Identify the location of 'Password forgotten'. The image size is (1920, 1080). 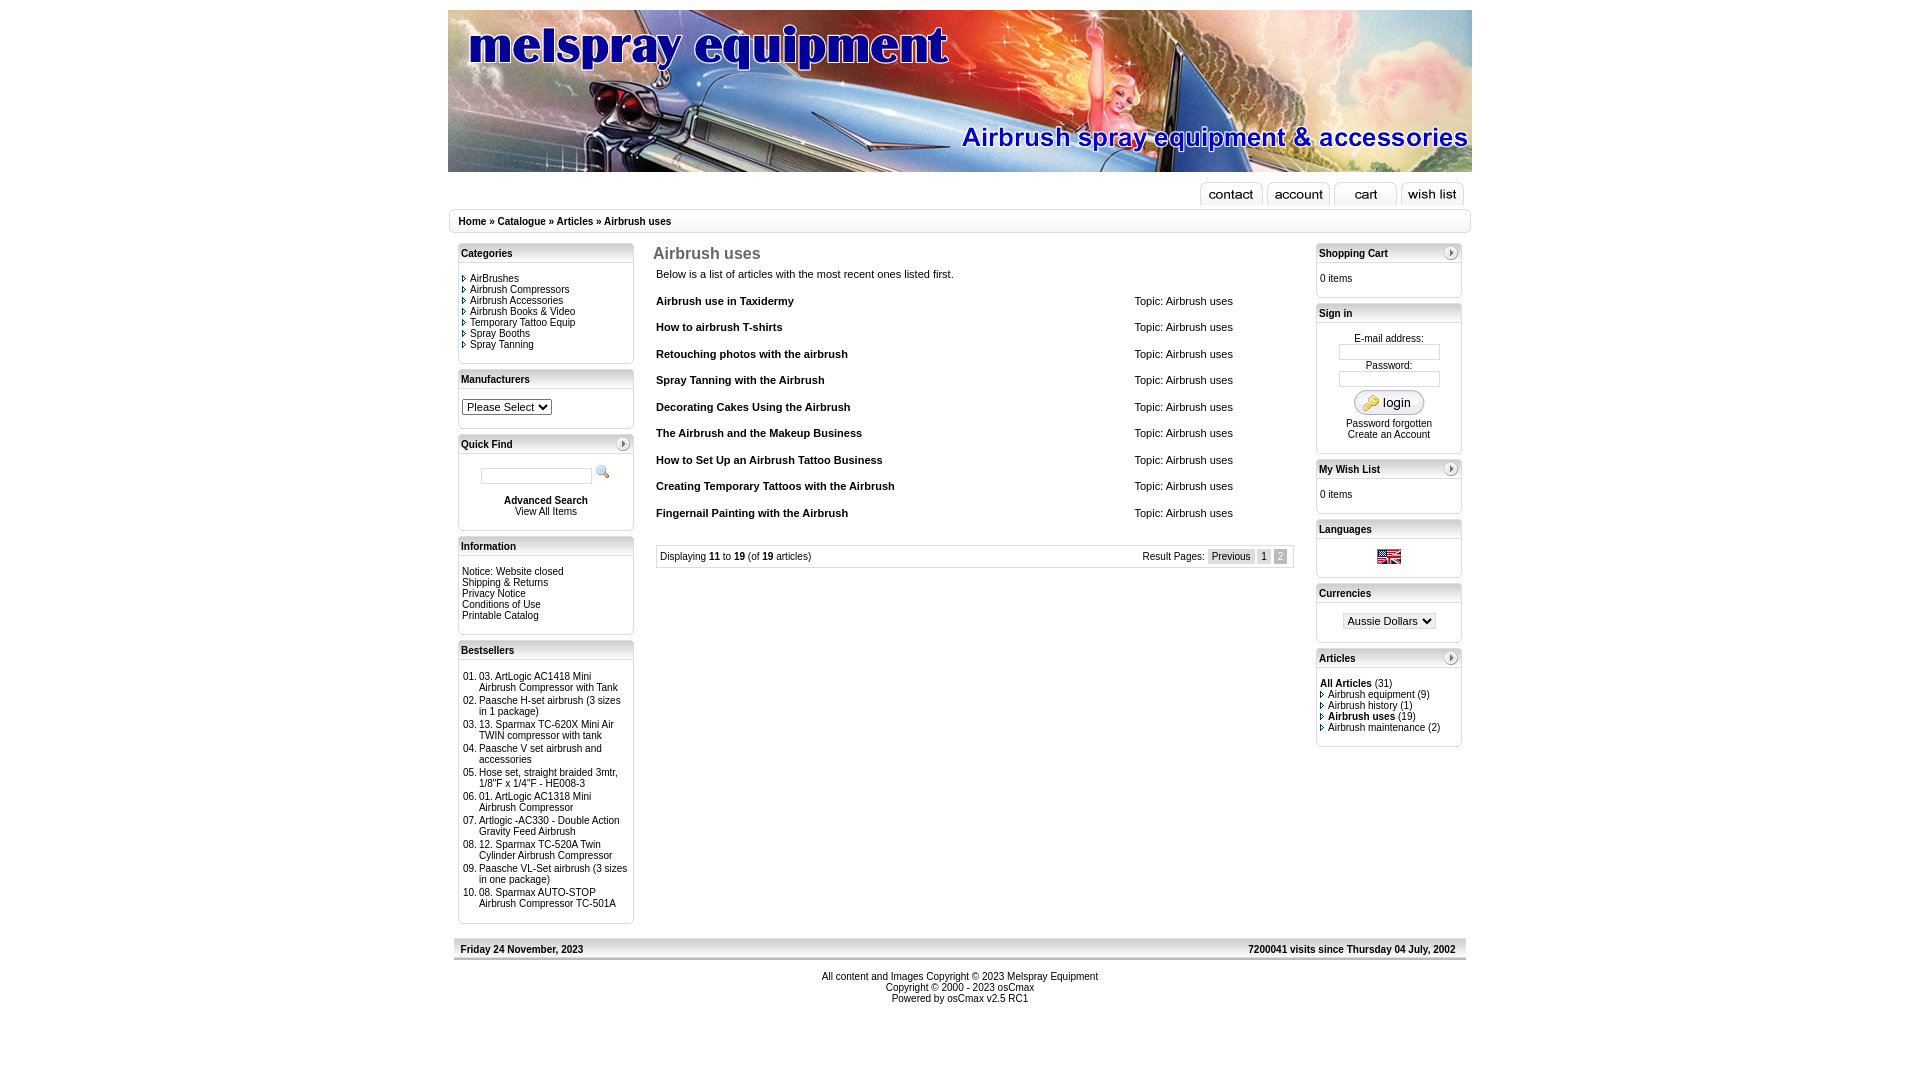
(1387, 422).